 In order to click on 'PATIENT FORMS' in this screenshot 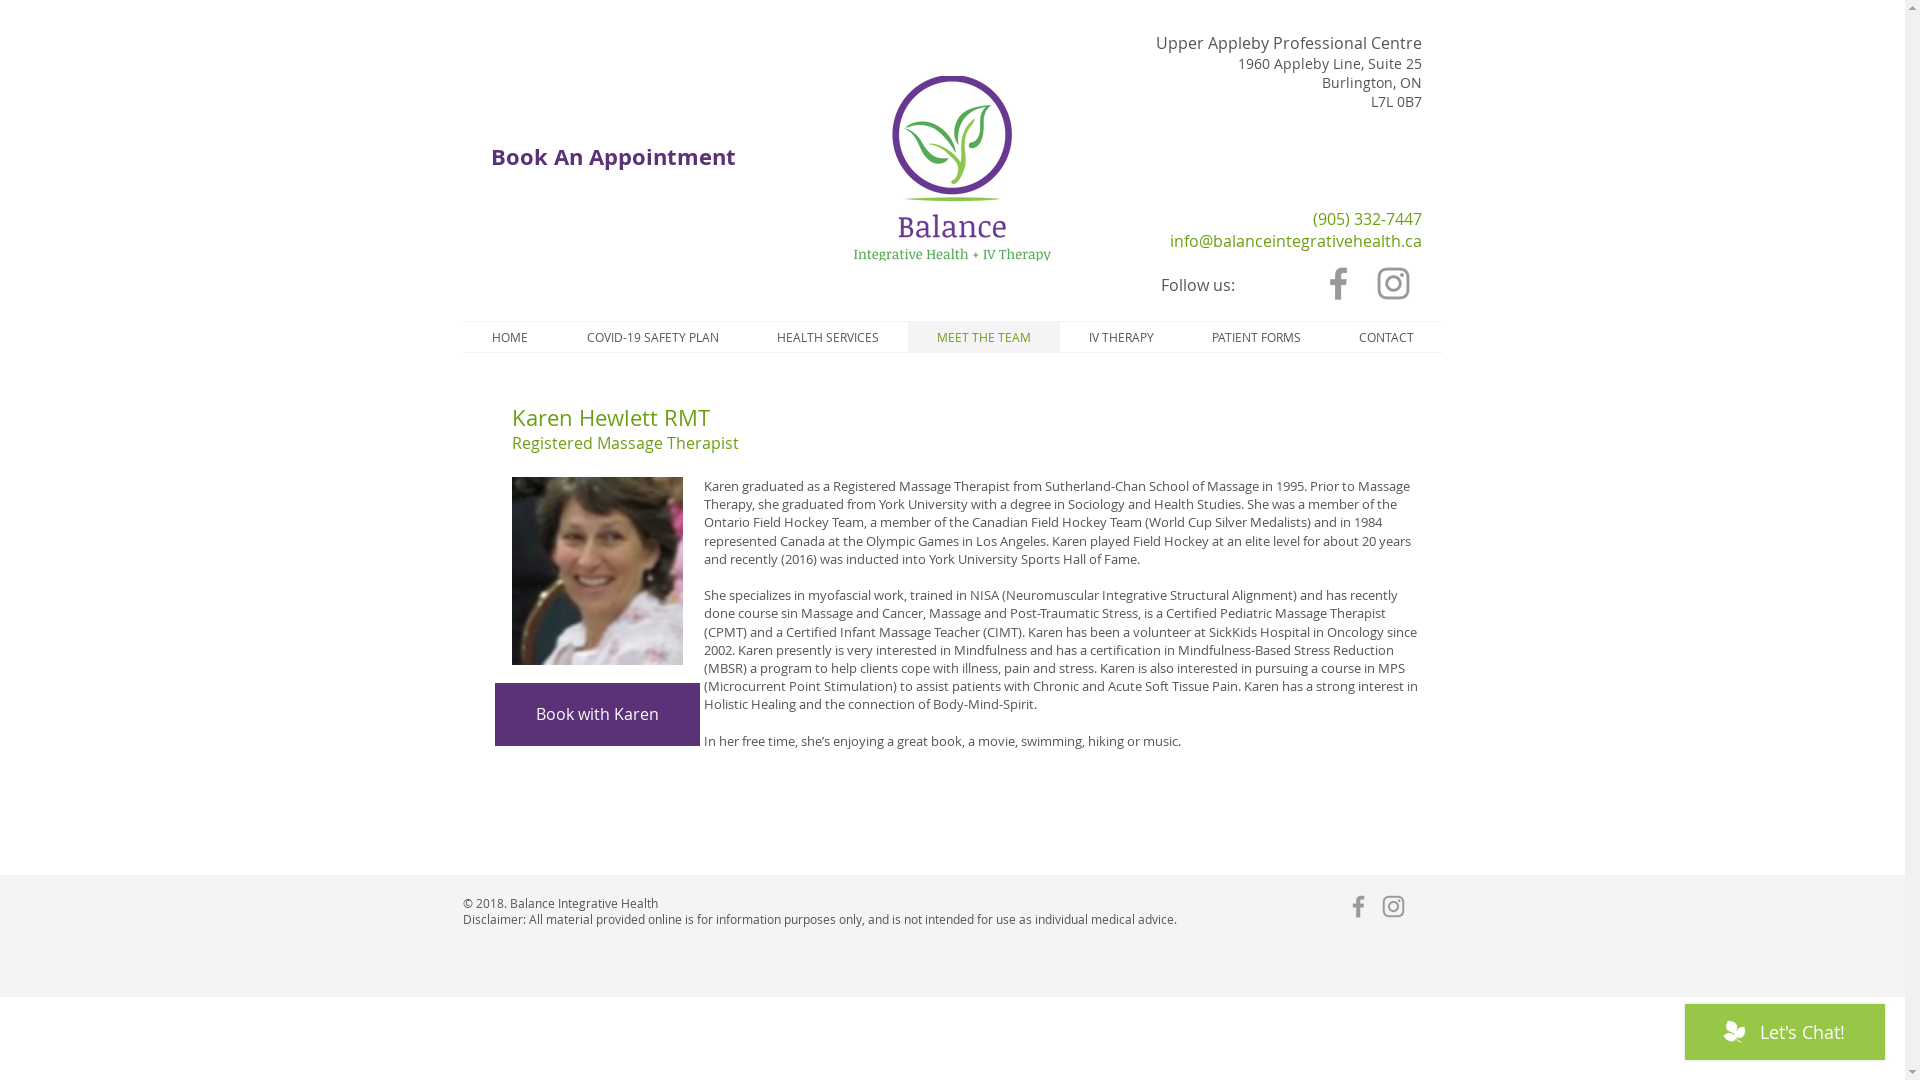, I will do `click(1254, 335)`.